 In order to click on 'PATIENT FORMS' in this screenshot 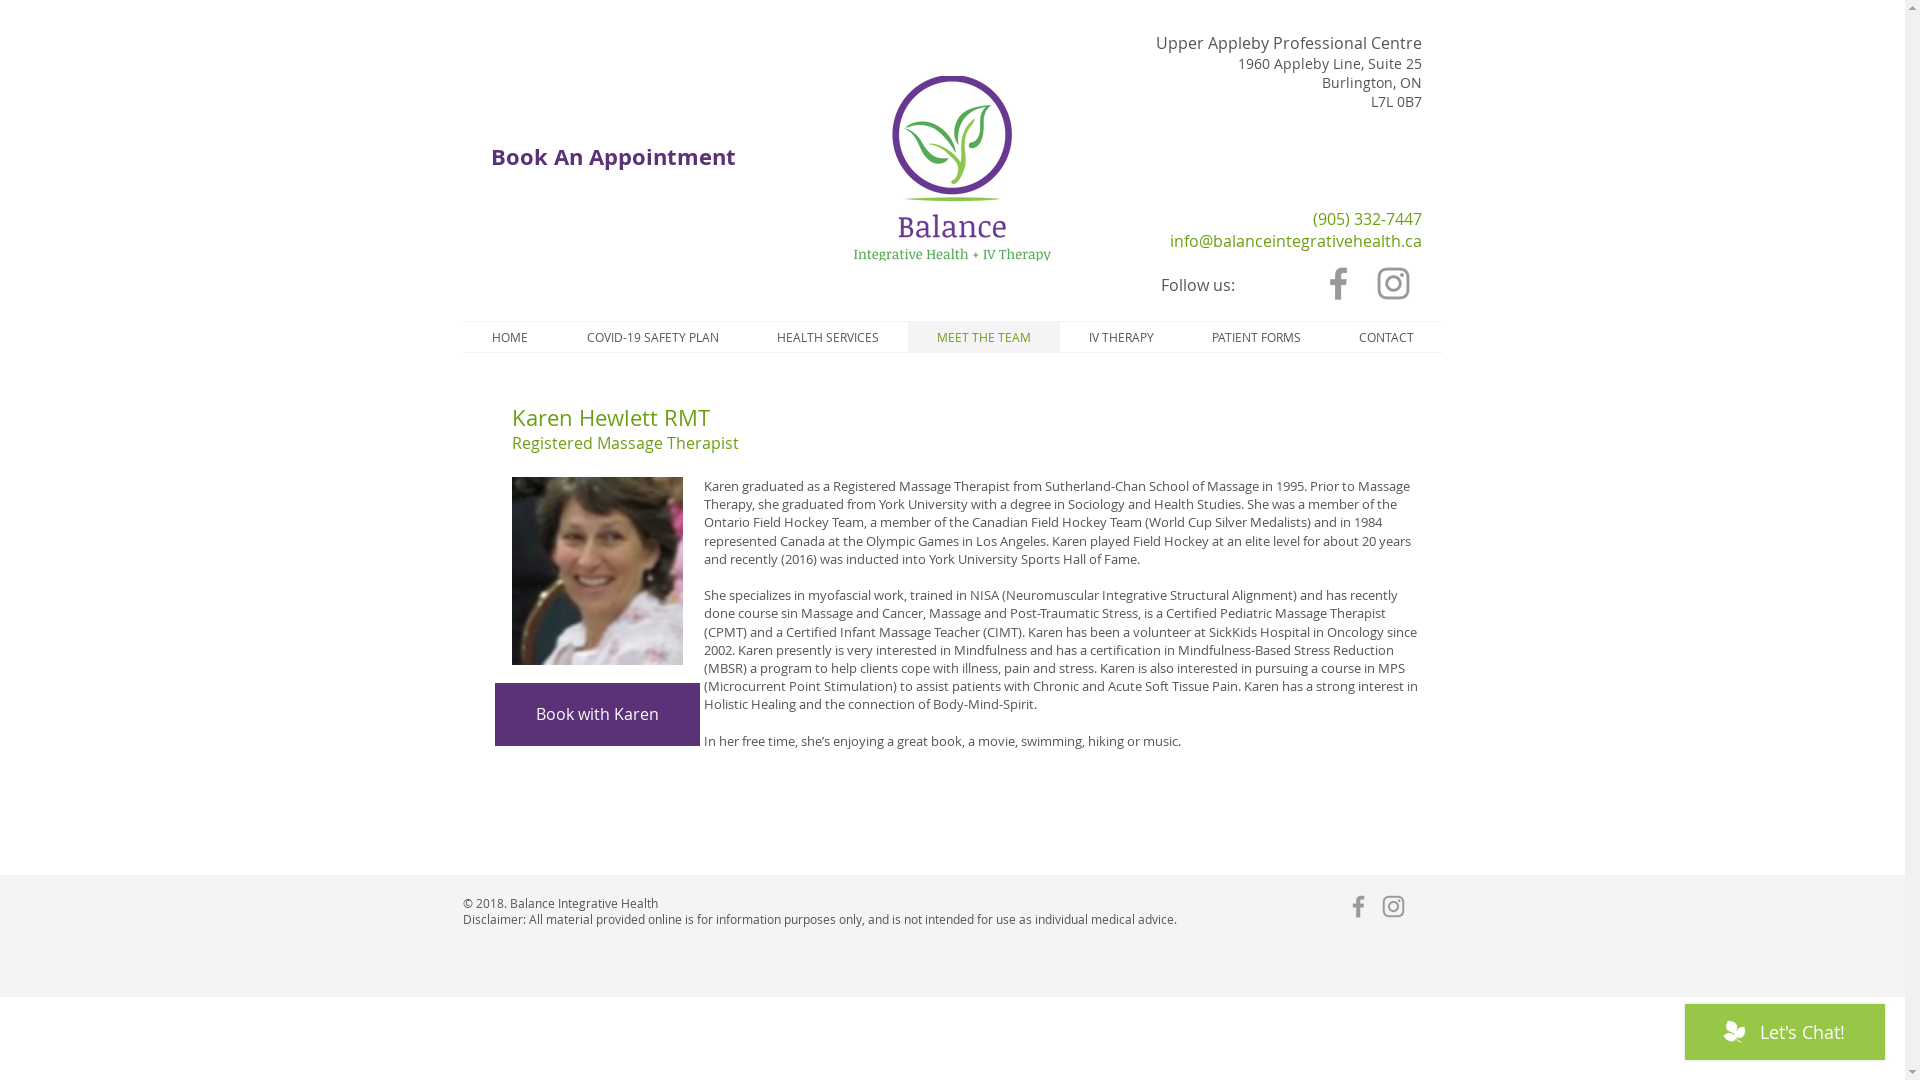, I will do `click(1254, 335)`.